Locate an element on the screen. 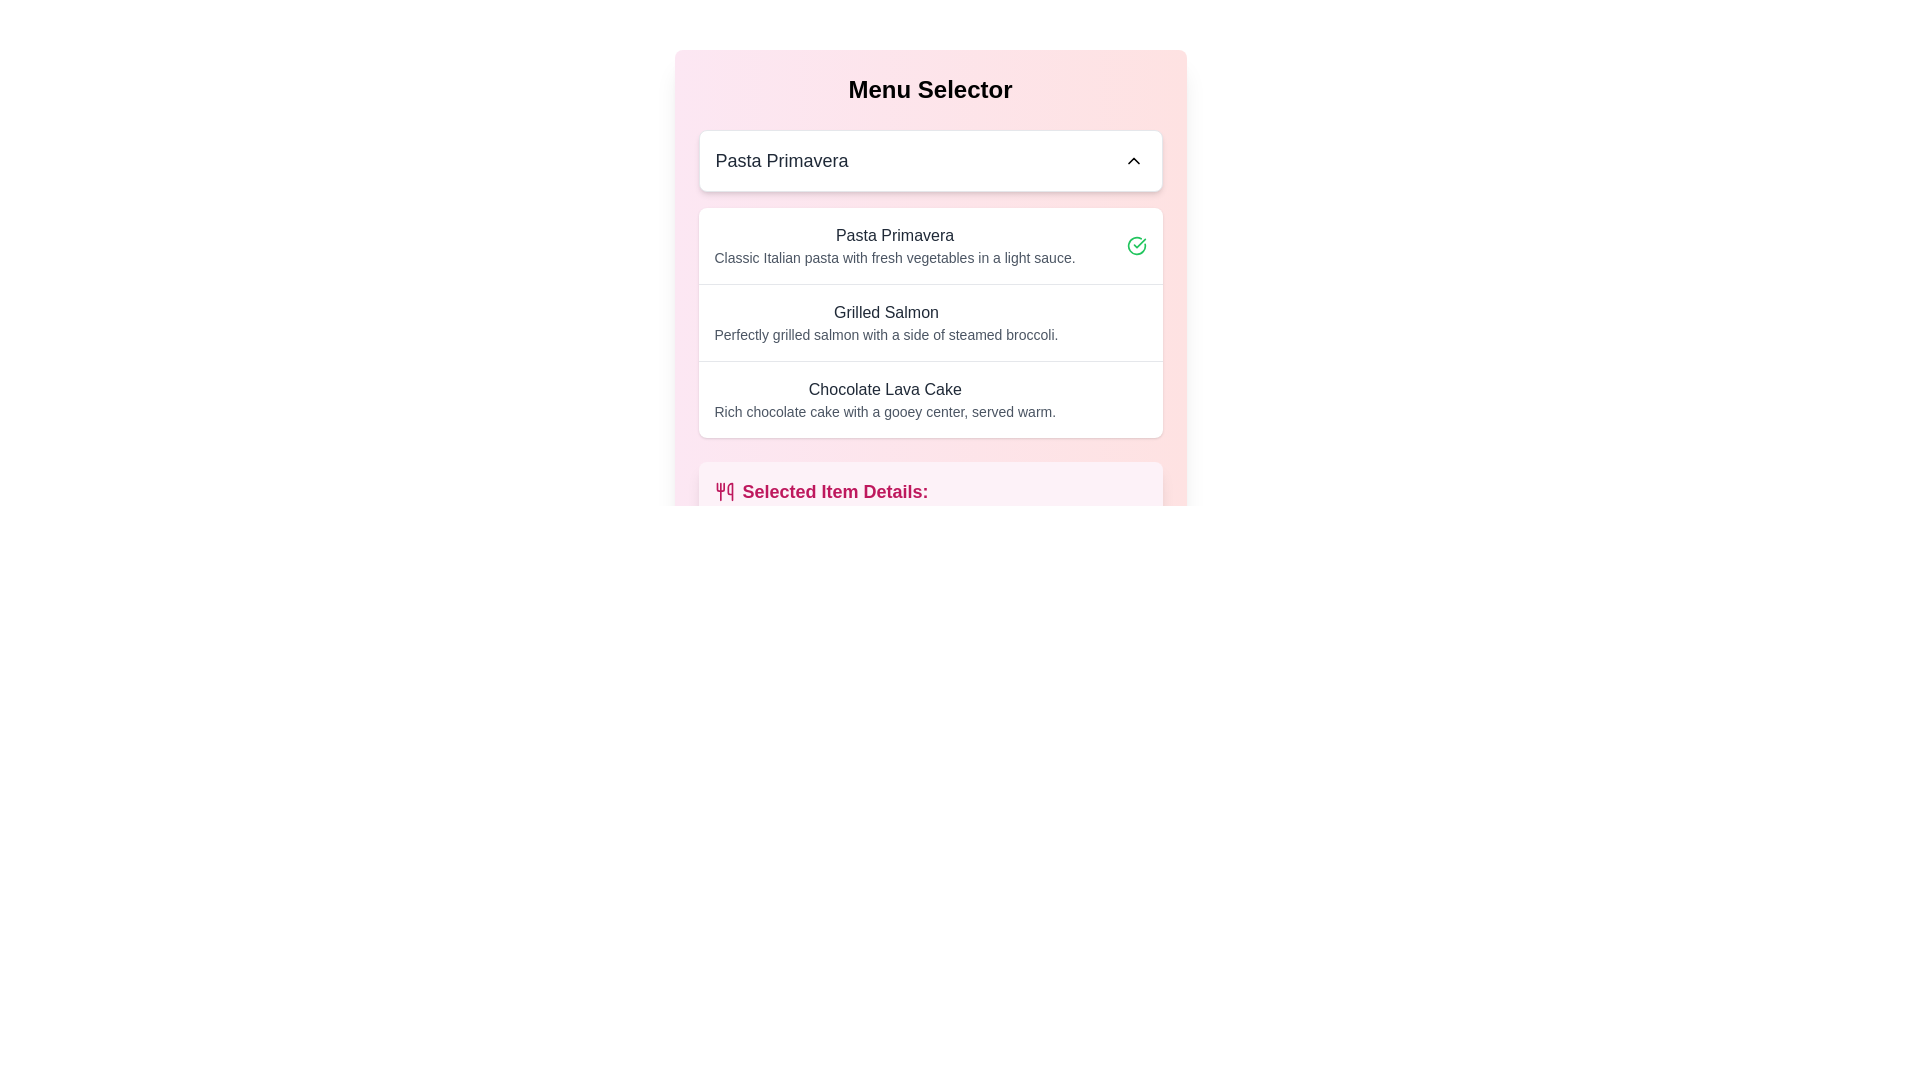 Image resolution: width=1920 pixels, height=1080 pixels. the status of the circular checkmark icon located on the far right of the menu item for 'Pasta Primavera' is located at coordinates (1136, 245).